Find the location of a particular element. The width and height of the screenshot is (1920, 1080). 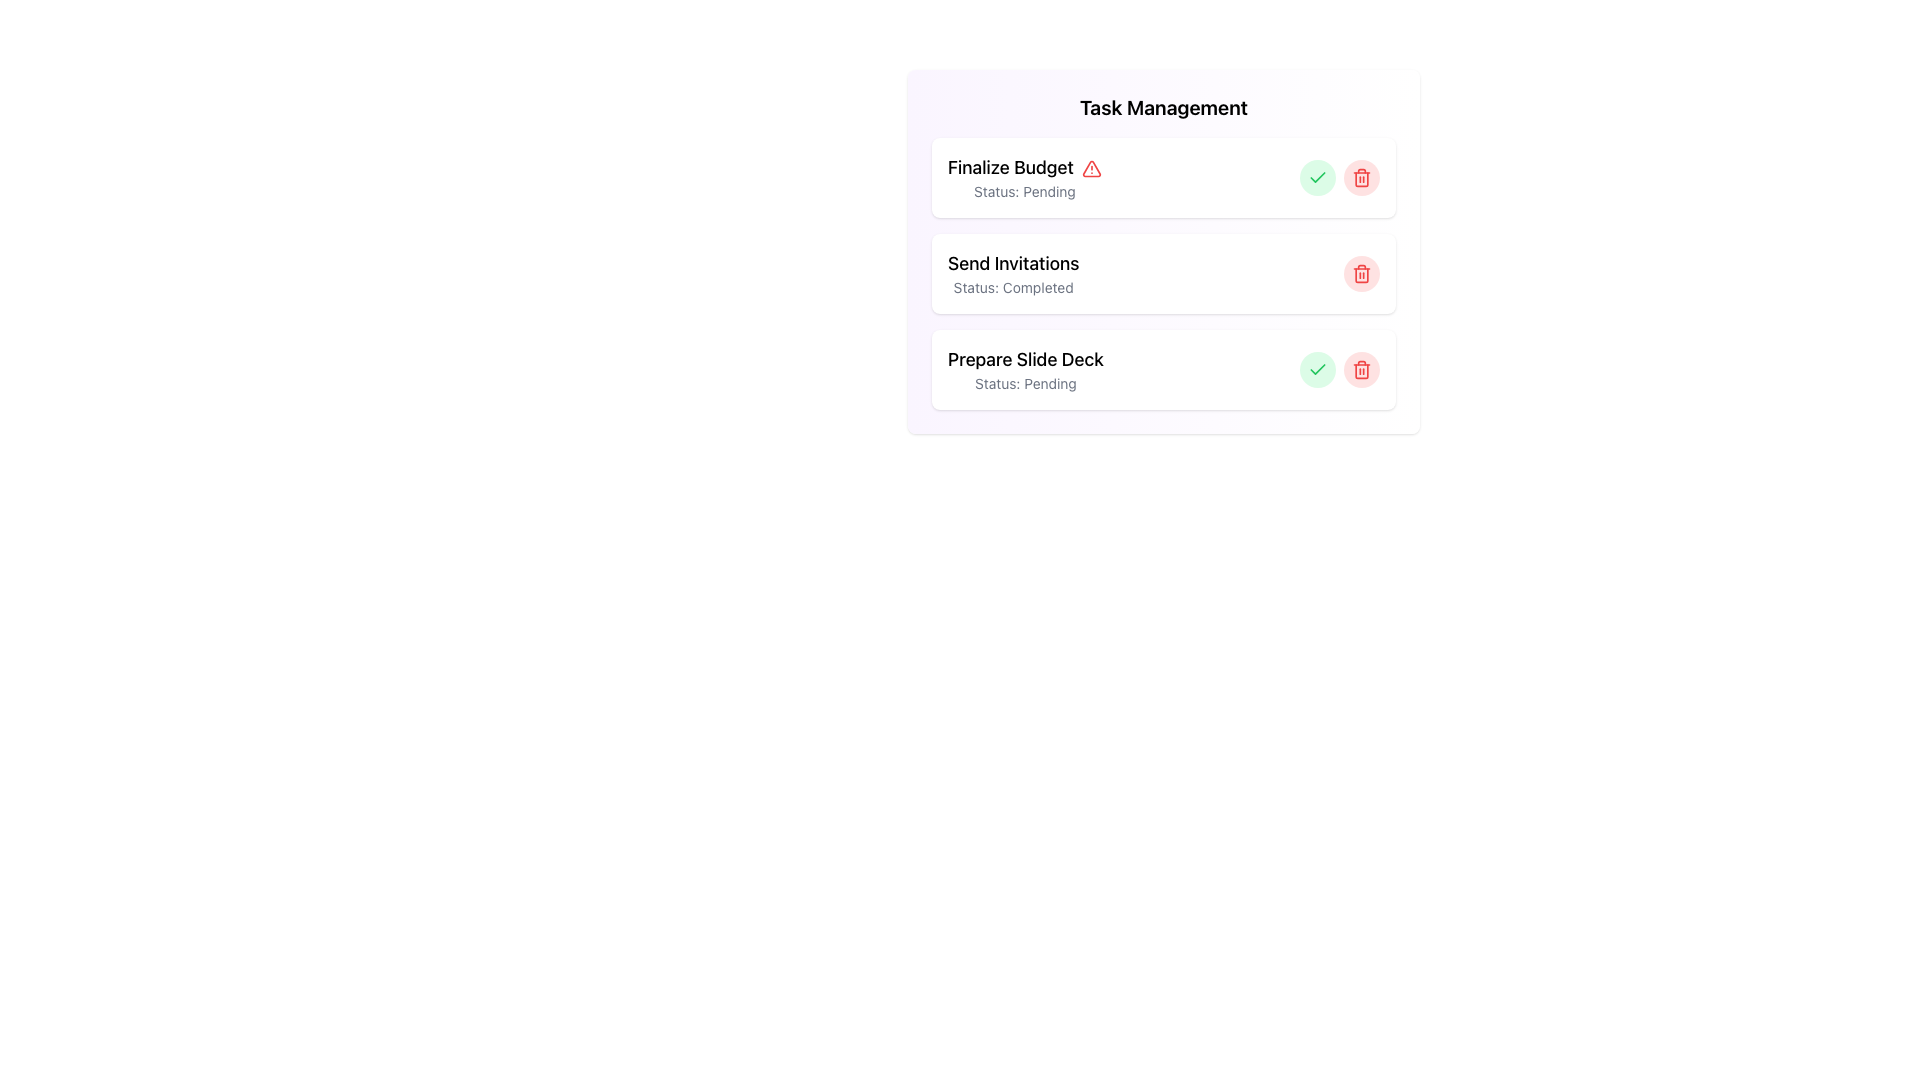

the alert information associated with the notification icon located to the right of the 'Finalize Budget' text in the Task Management card is located at coordinates (1090, 168).